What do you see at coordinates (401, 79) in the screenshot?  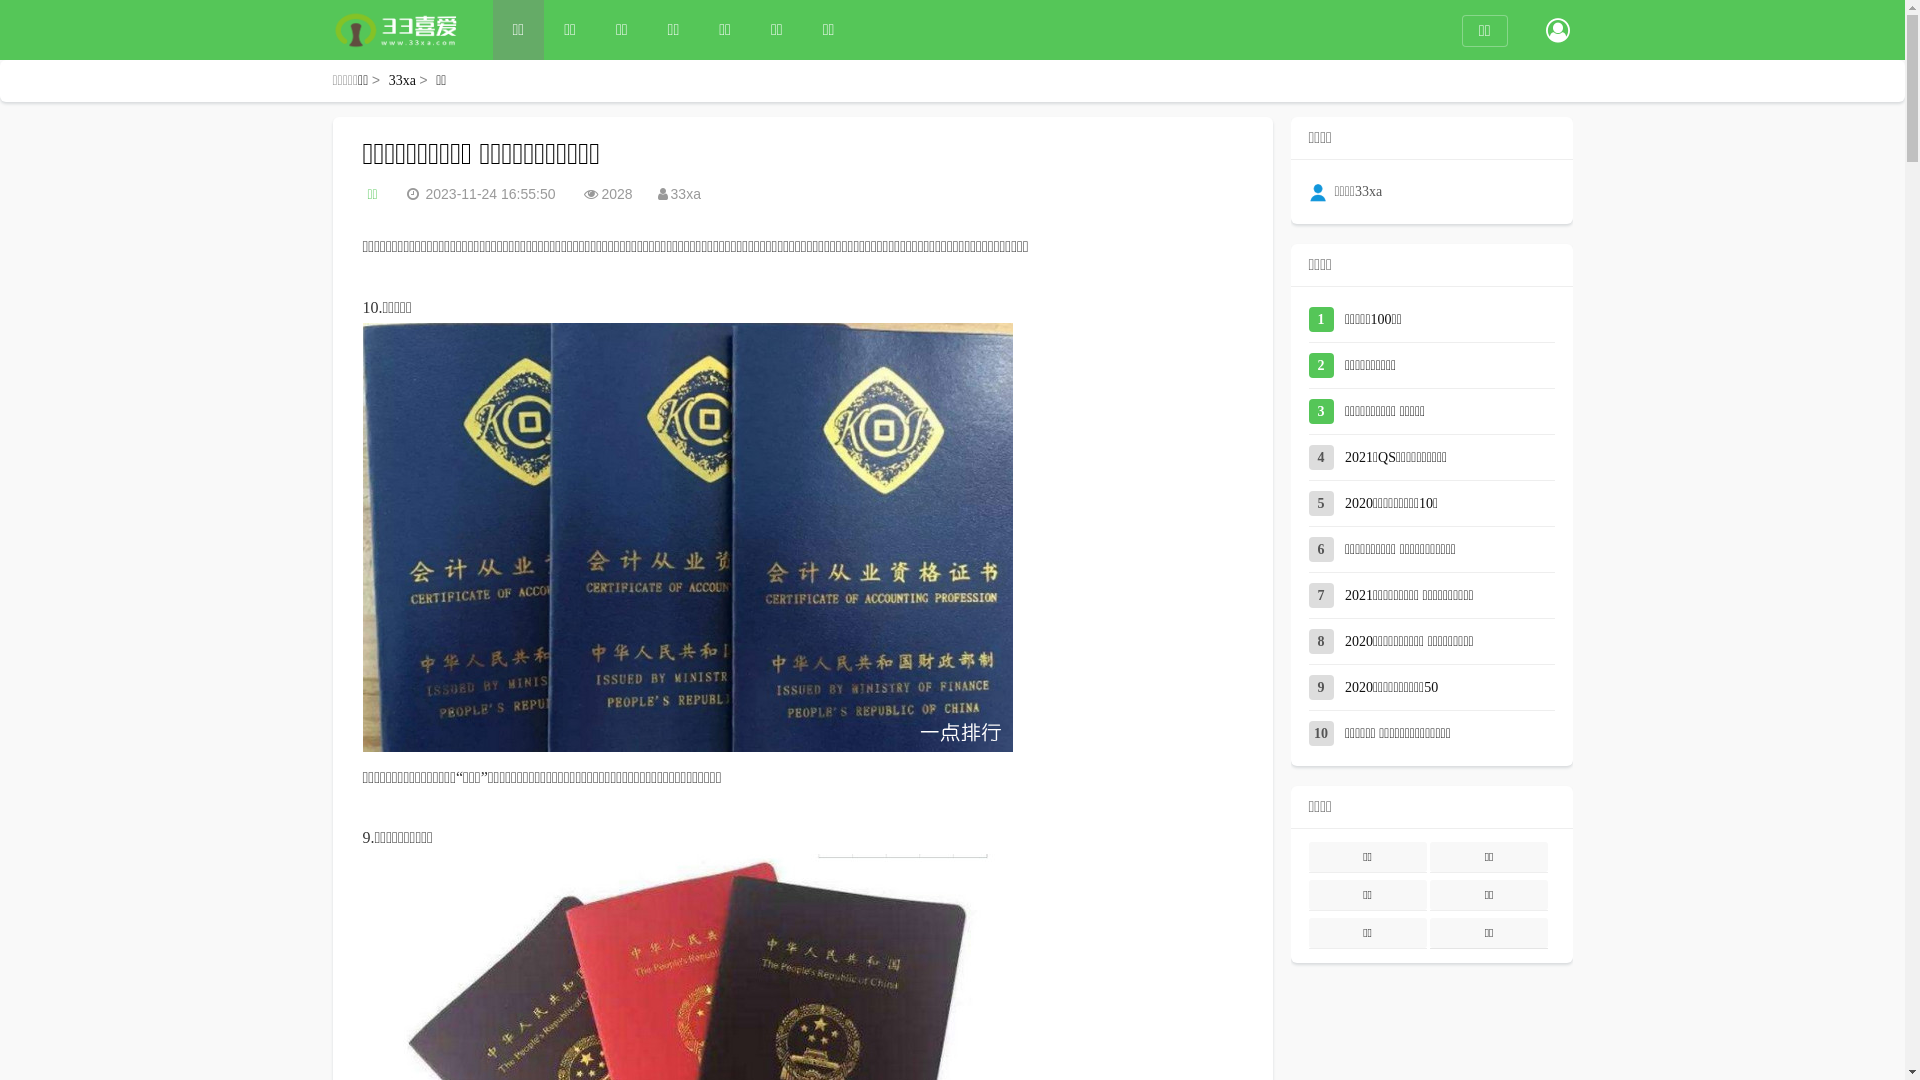 I see `'33xa'` at bounding box center [401, 79].